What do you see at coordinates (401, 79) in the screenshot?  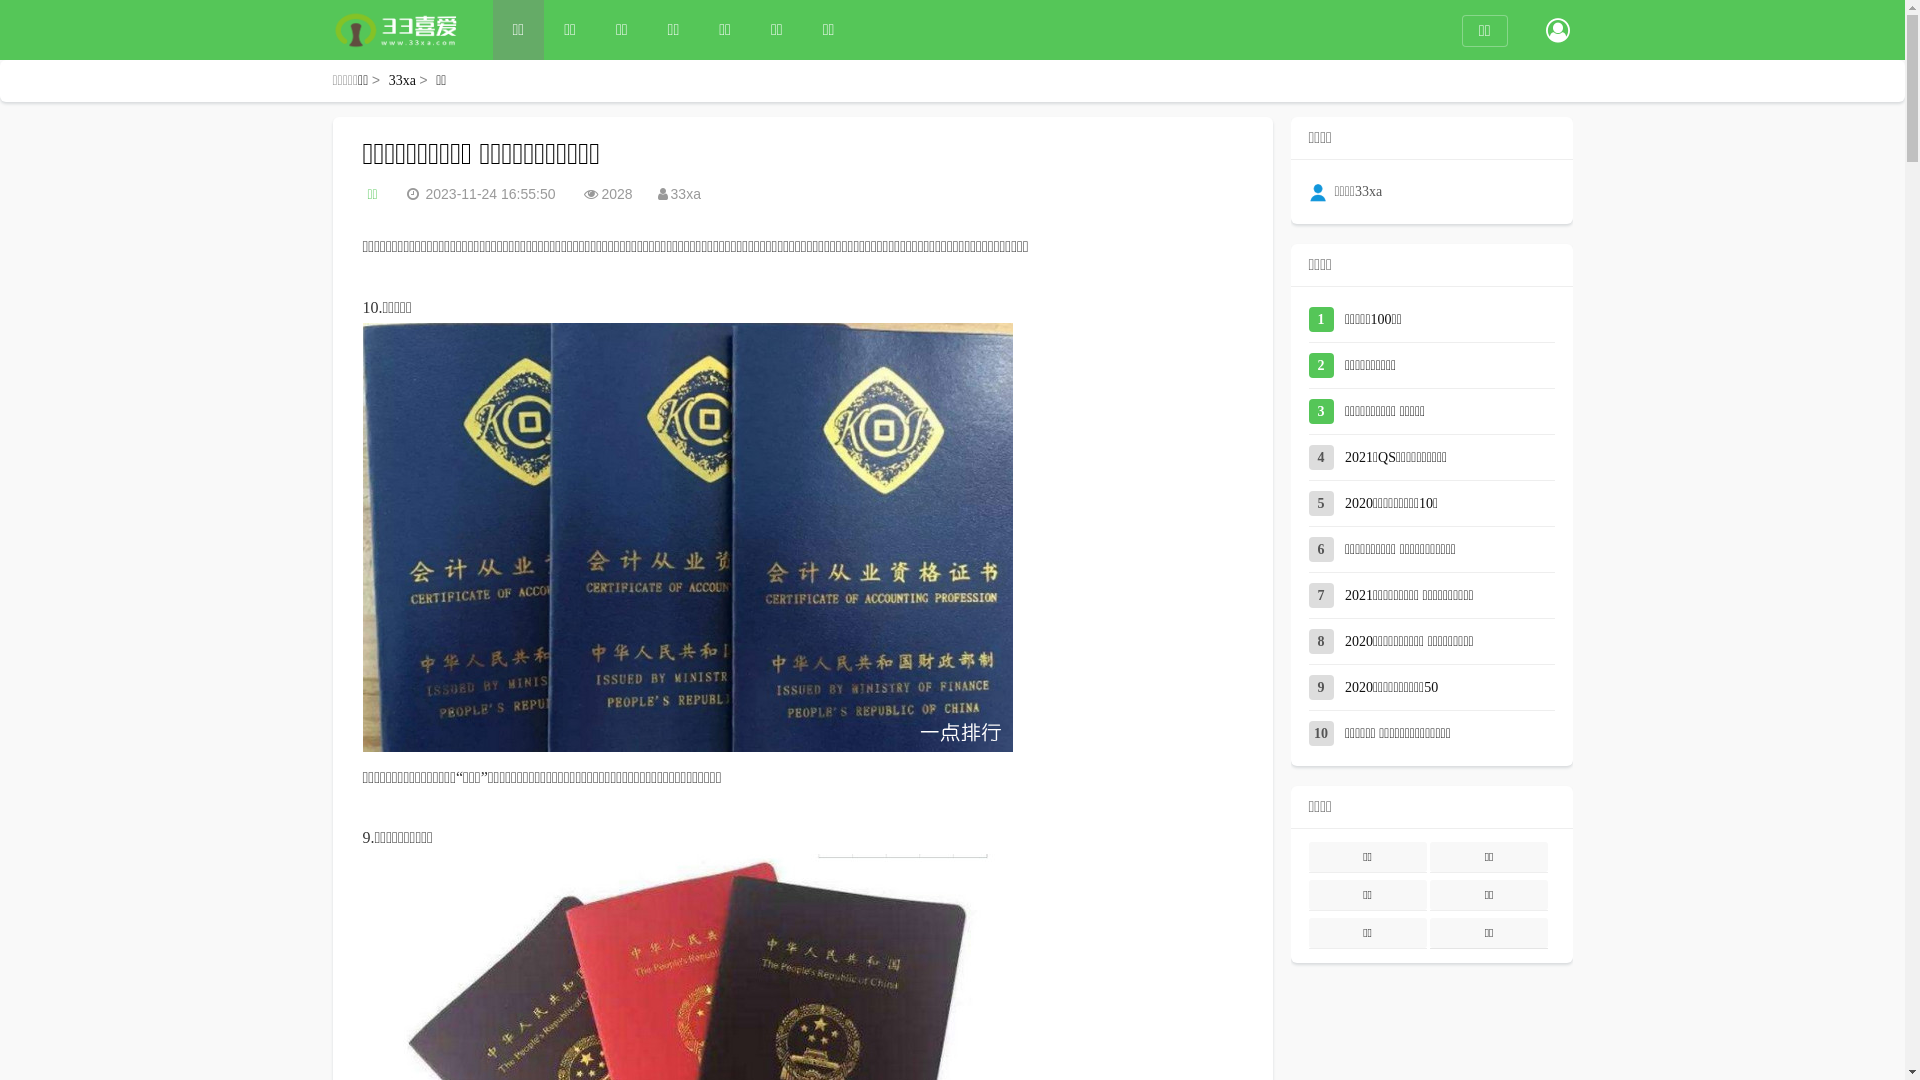 I see `'33xa'` at bounding box center [401, 79].